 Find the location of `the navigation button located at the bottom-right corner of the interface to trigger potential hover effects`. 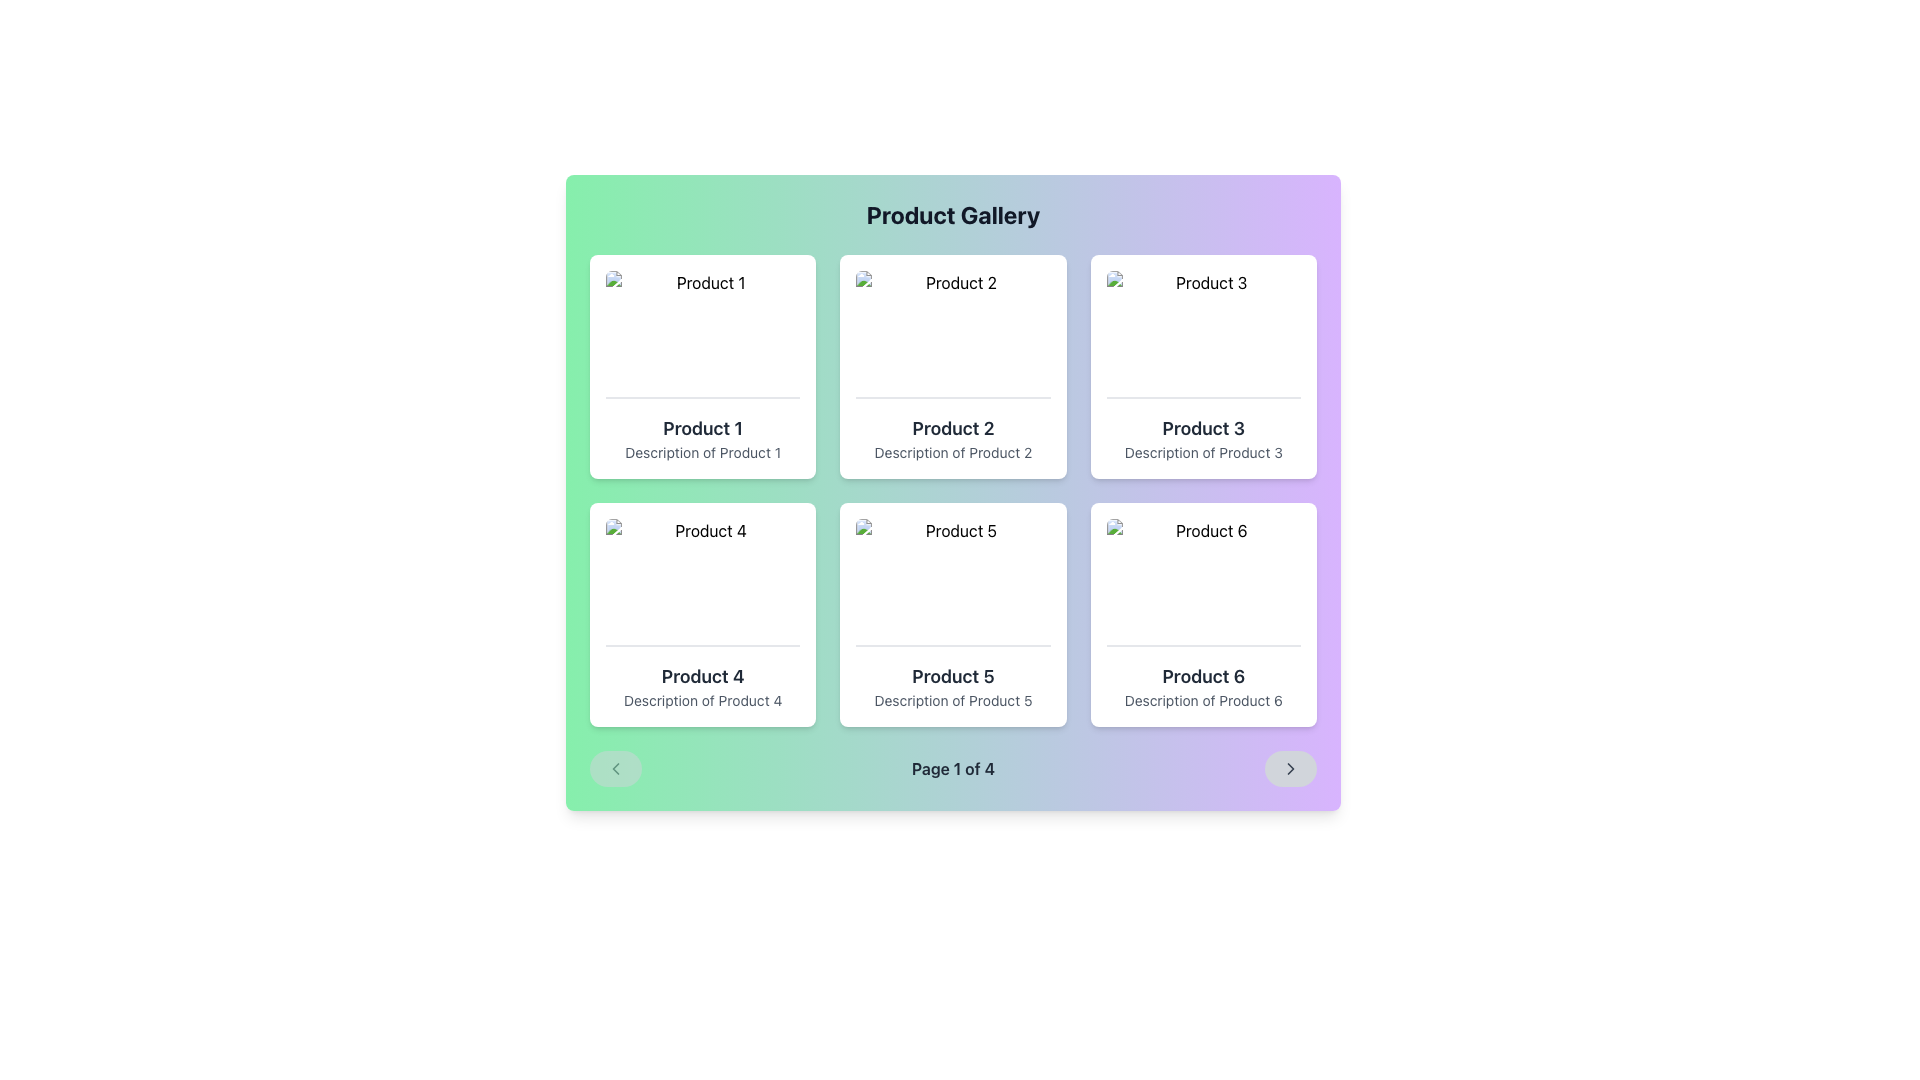

the navigation button located at the bottom-right corner of the interface to trigger potential hover effects is located at coordinates (1291, 767).